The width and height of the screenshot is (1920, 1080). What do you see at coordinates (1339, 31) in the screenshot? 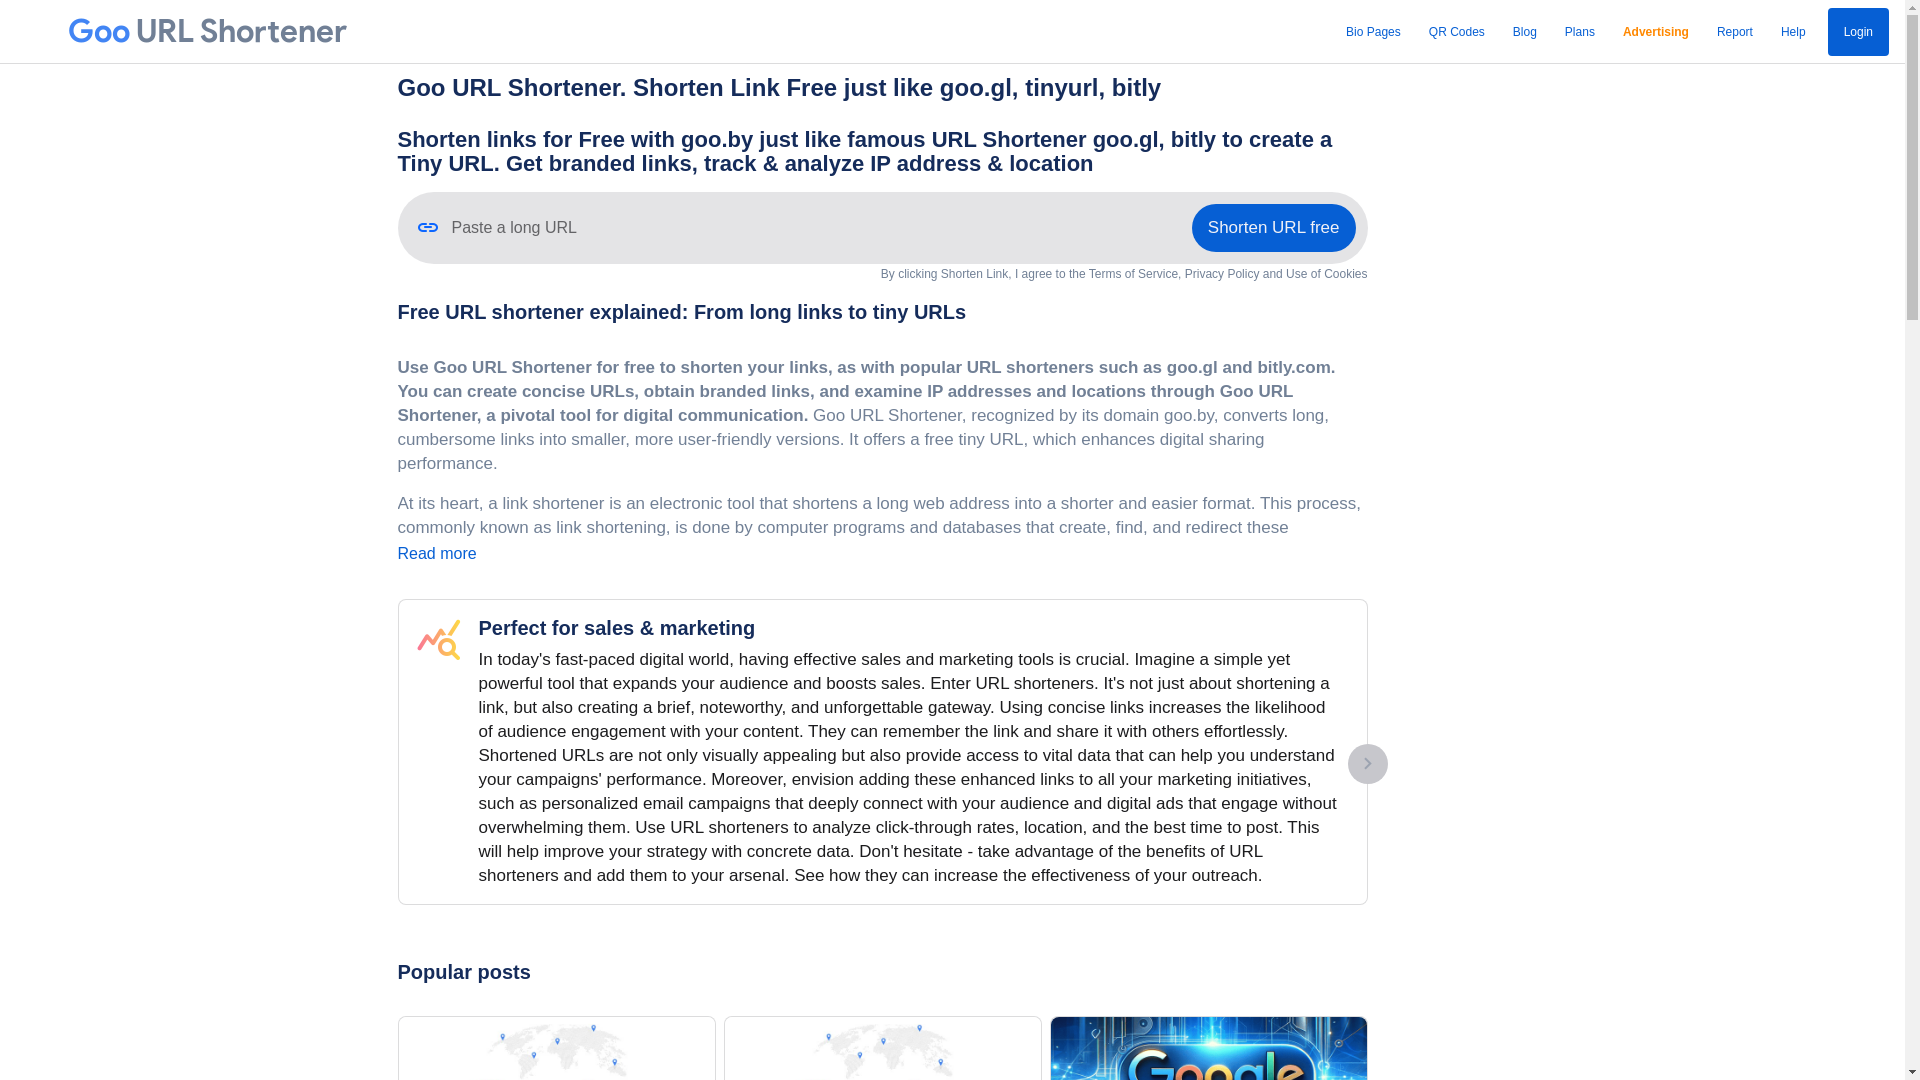
I see `'Bio Pages'` at bounding box center [1339, 31].